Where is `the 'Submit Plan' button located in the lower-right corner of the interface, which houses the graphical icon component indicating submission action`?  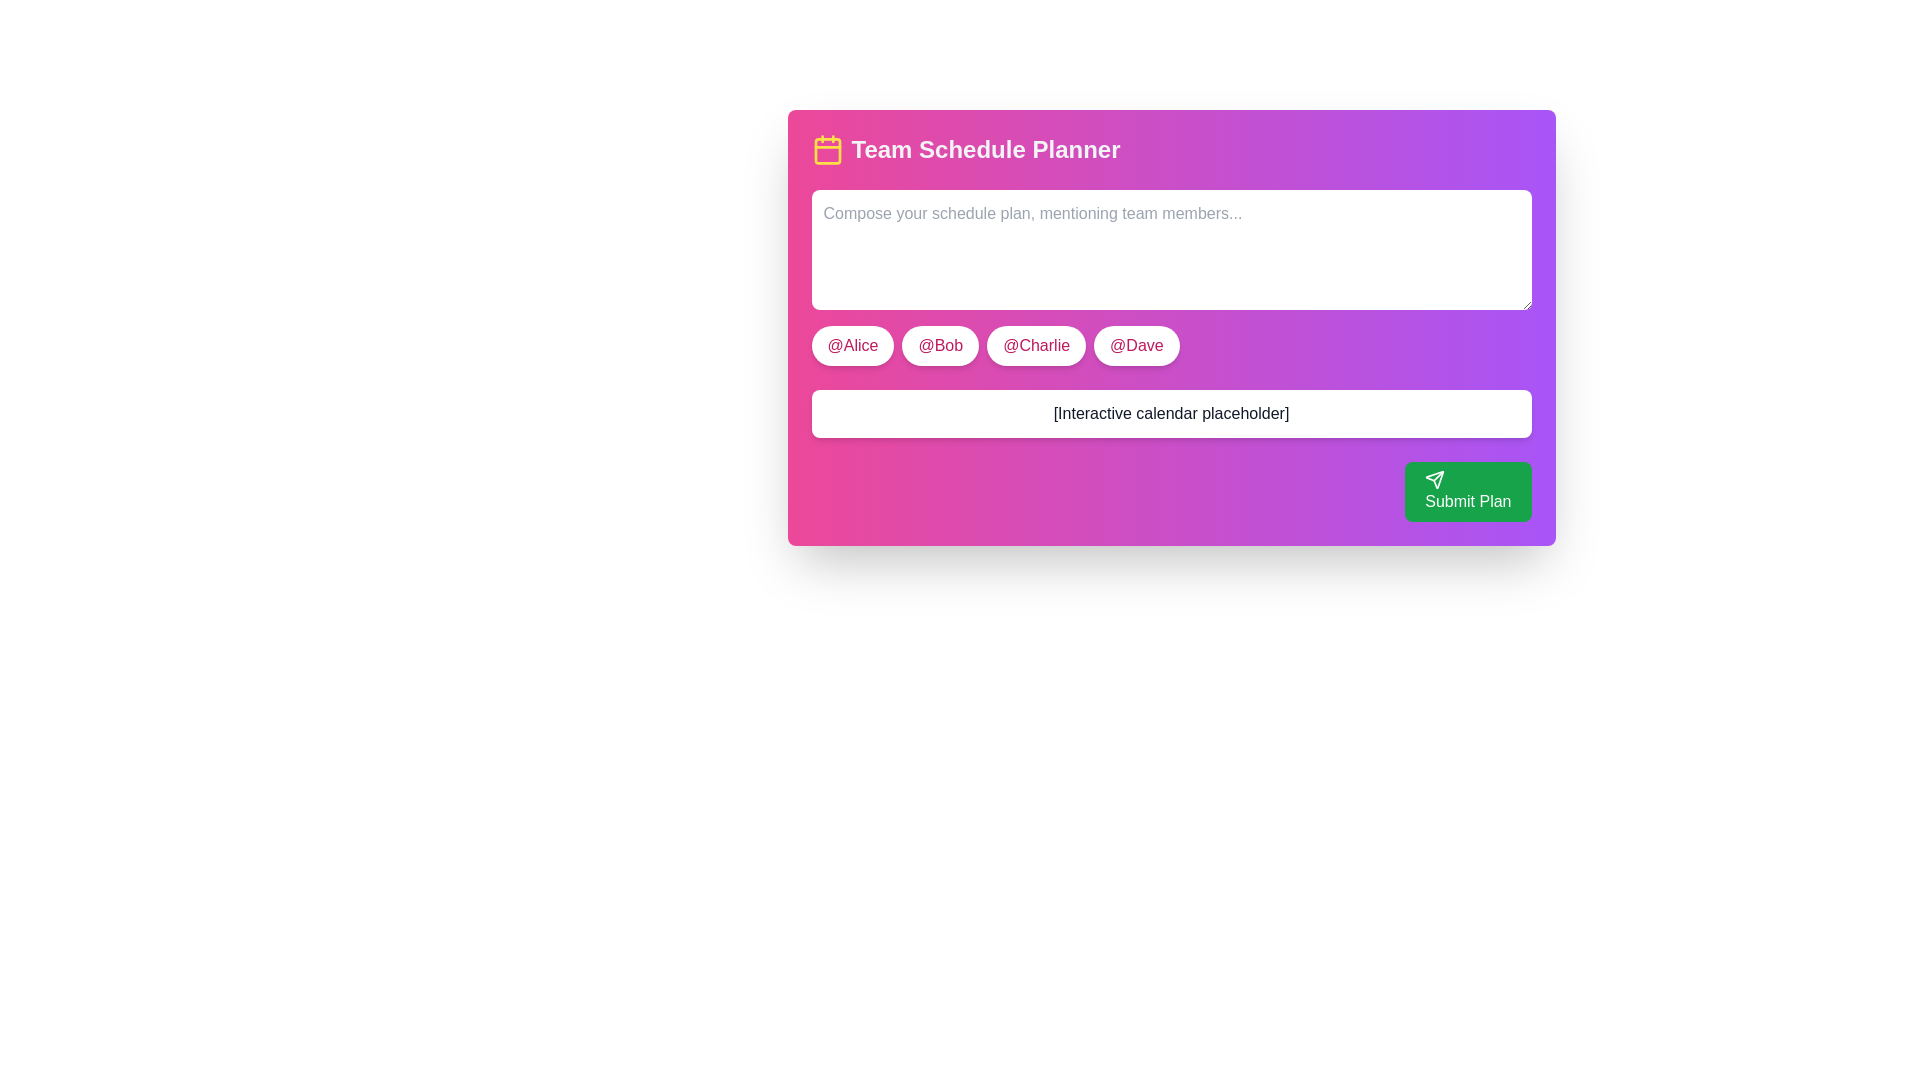 the 'Submit Plan' button located in the lower-right corner of the interface, which houses the graphical icon component indicating submission action is located at coordinates (1434, 478).